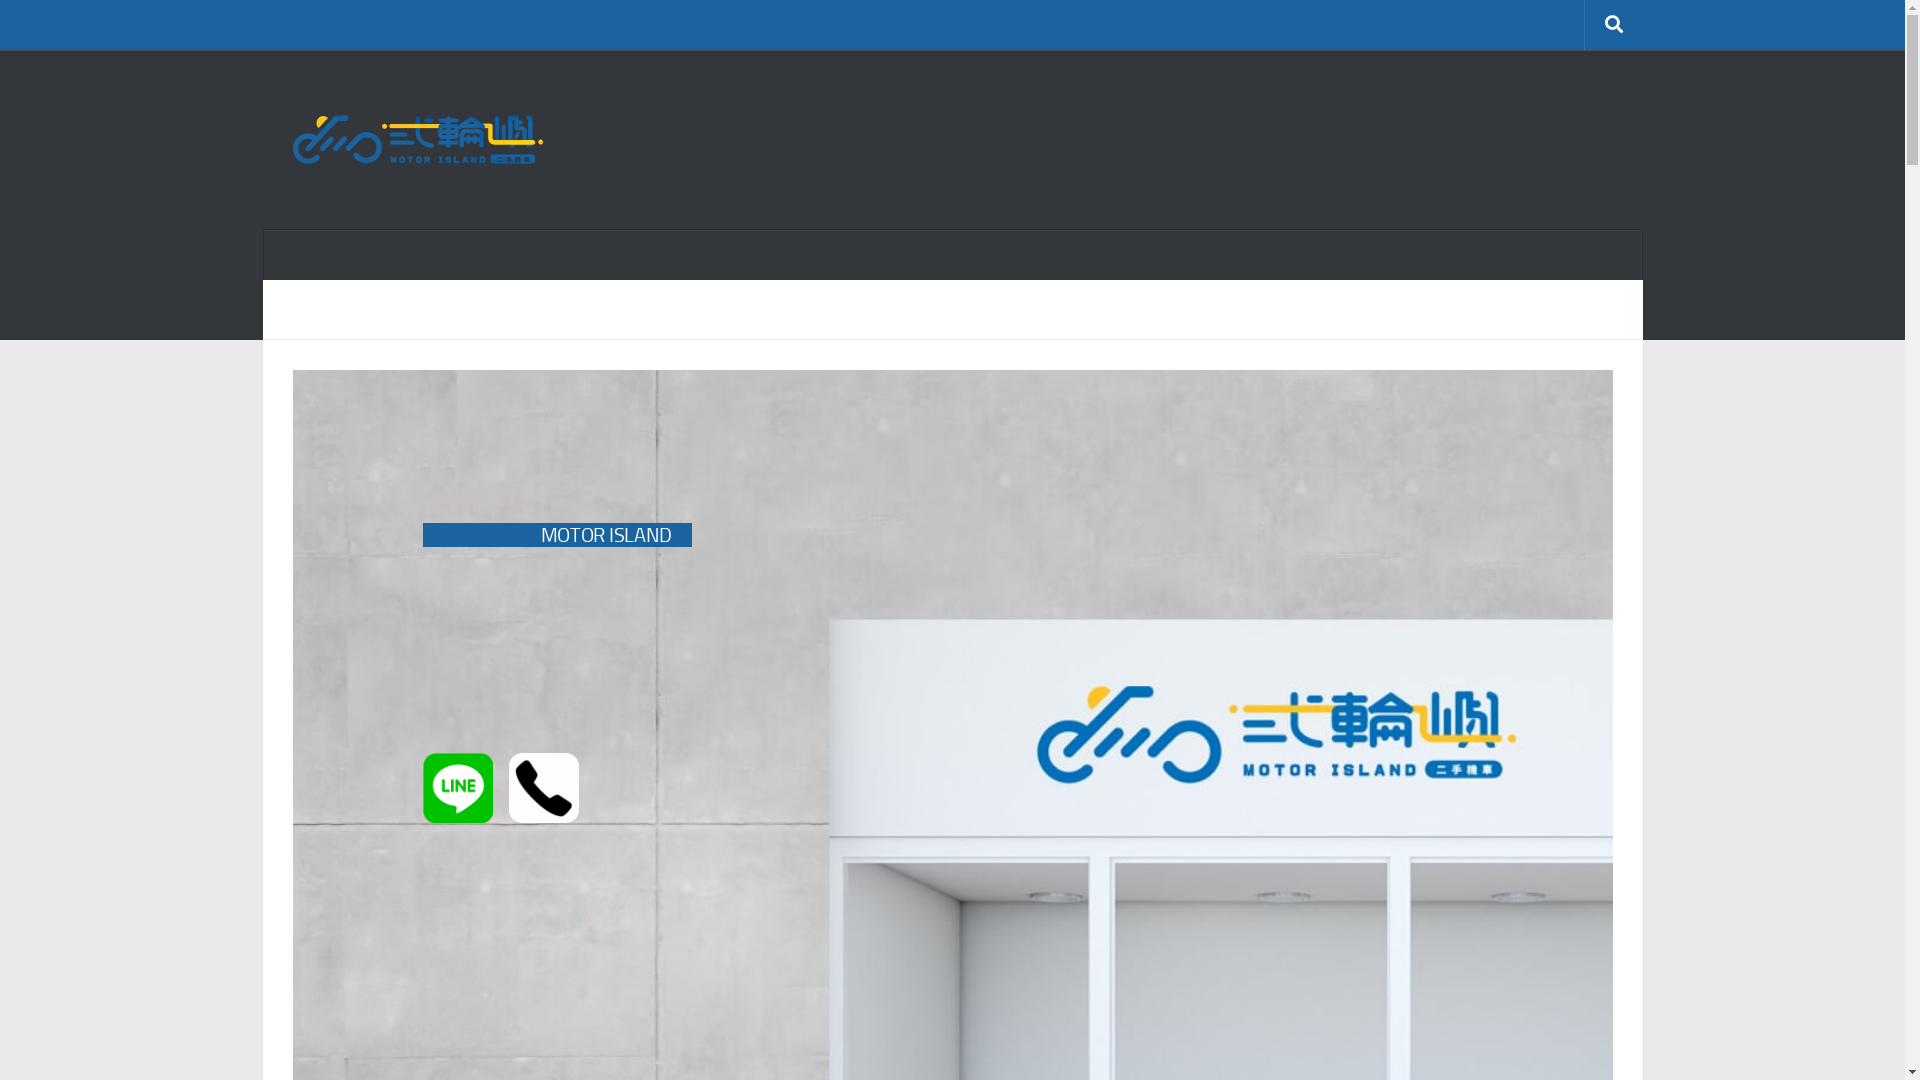  I want to click on 'Skip to content', so click(79, 27).